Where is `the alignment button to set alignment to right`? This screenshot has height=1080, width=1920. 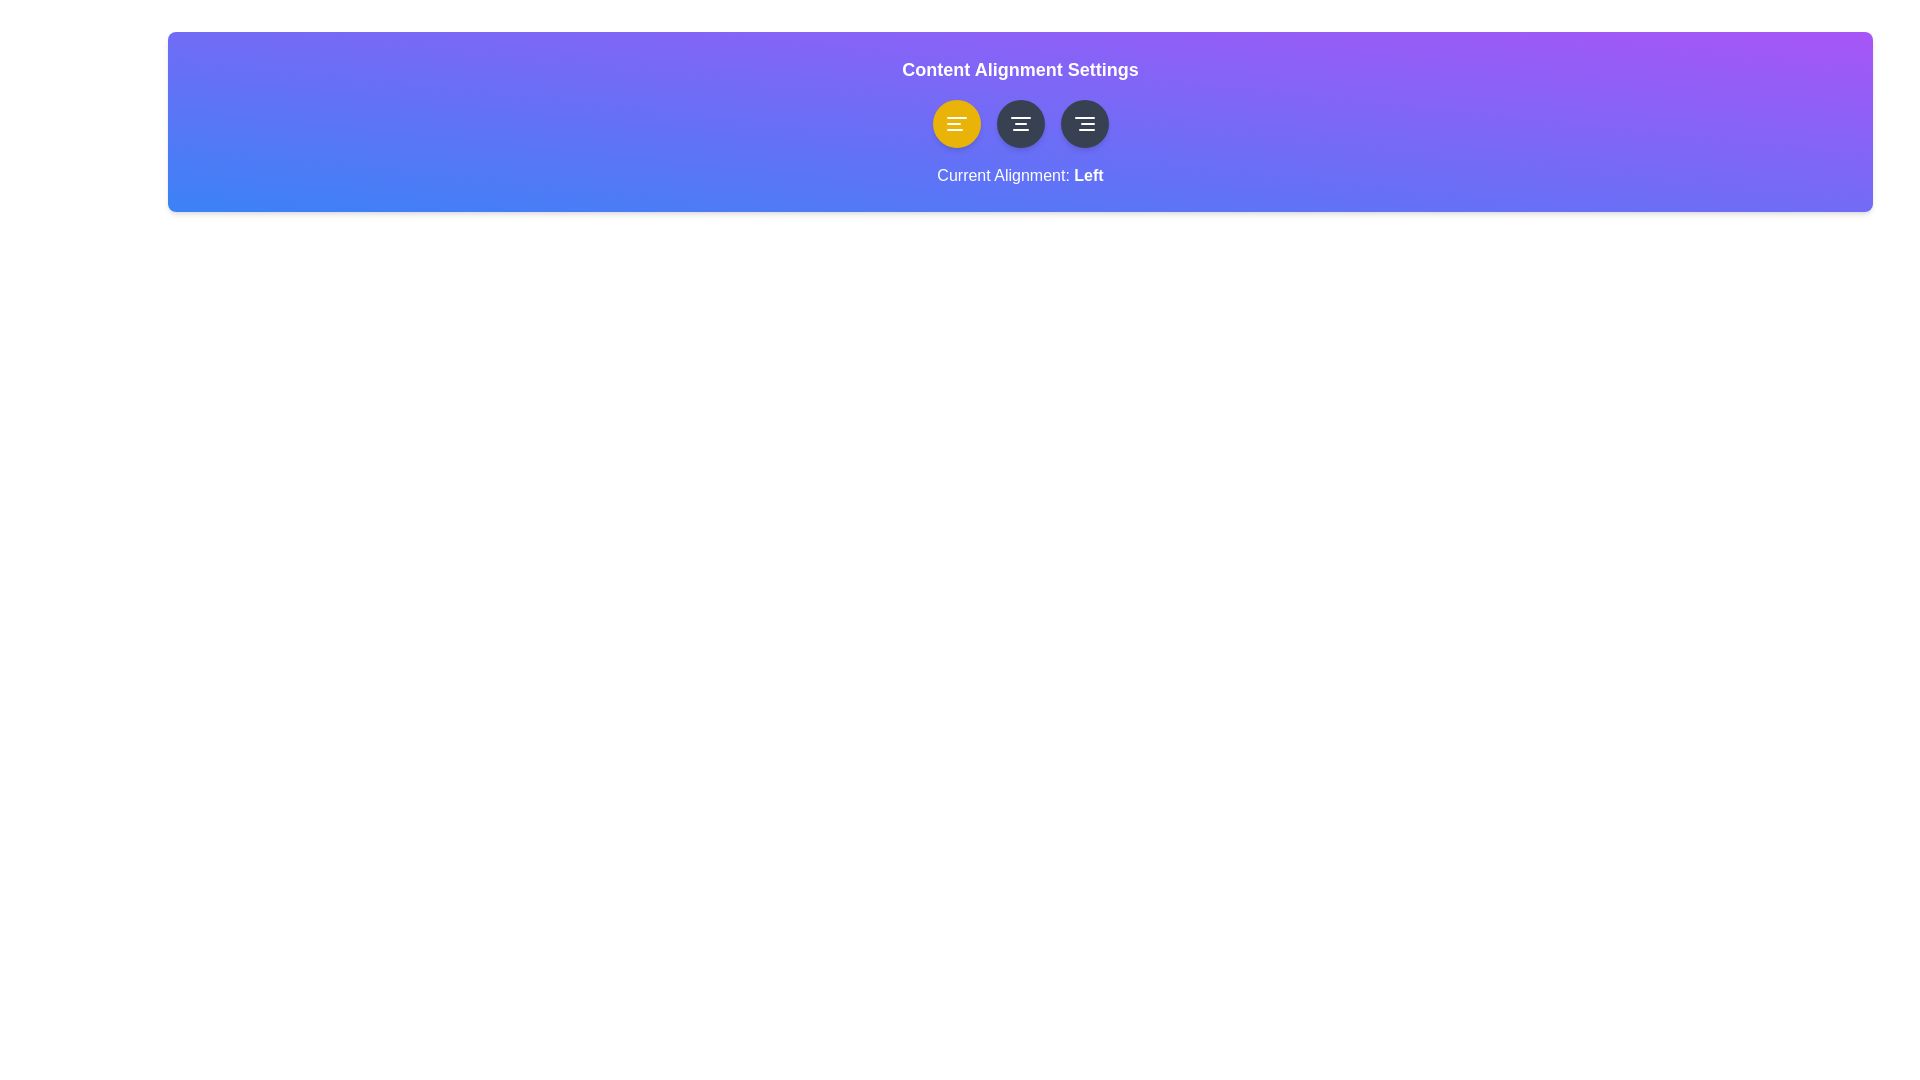
the alignment button to set alignment to right is located at coordinates (1083, 123).